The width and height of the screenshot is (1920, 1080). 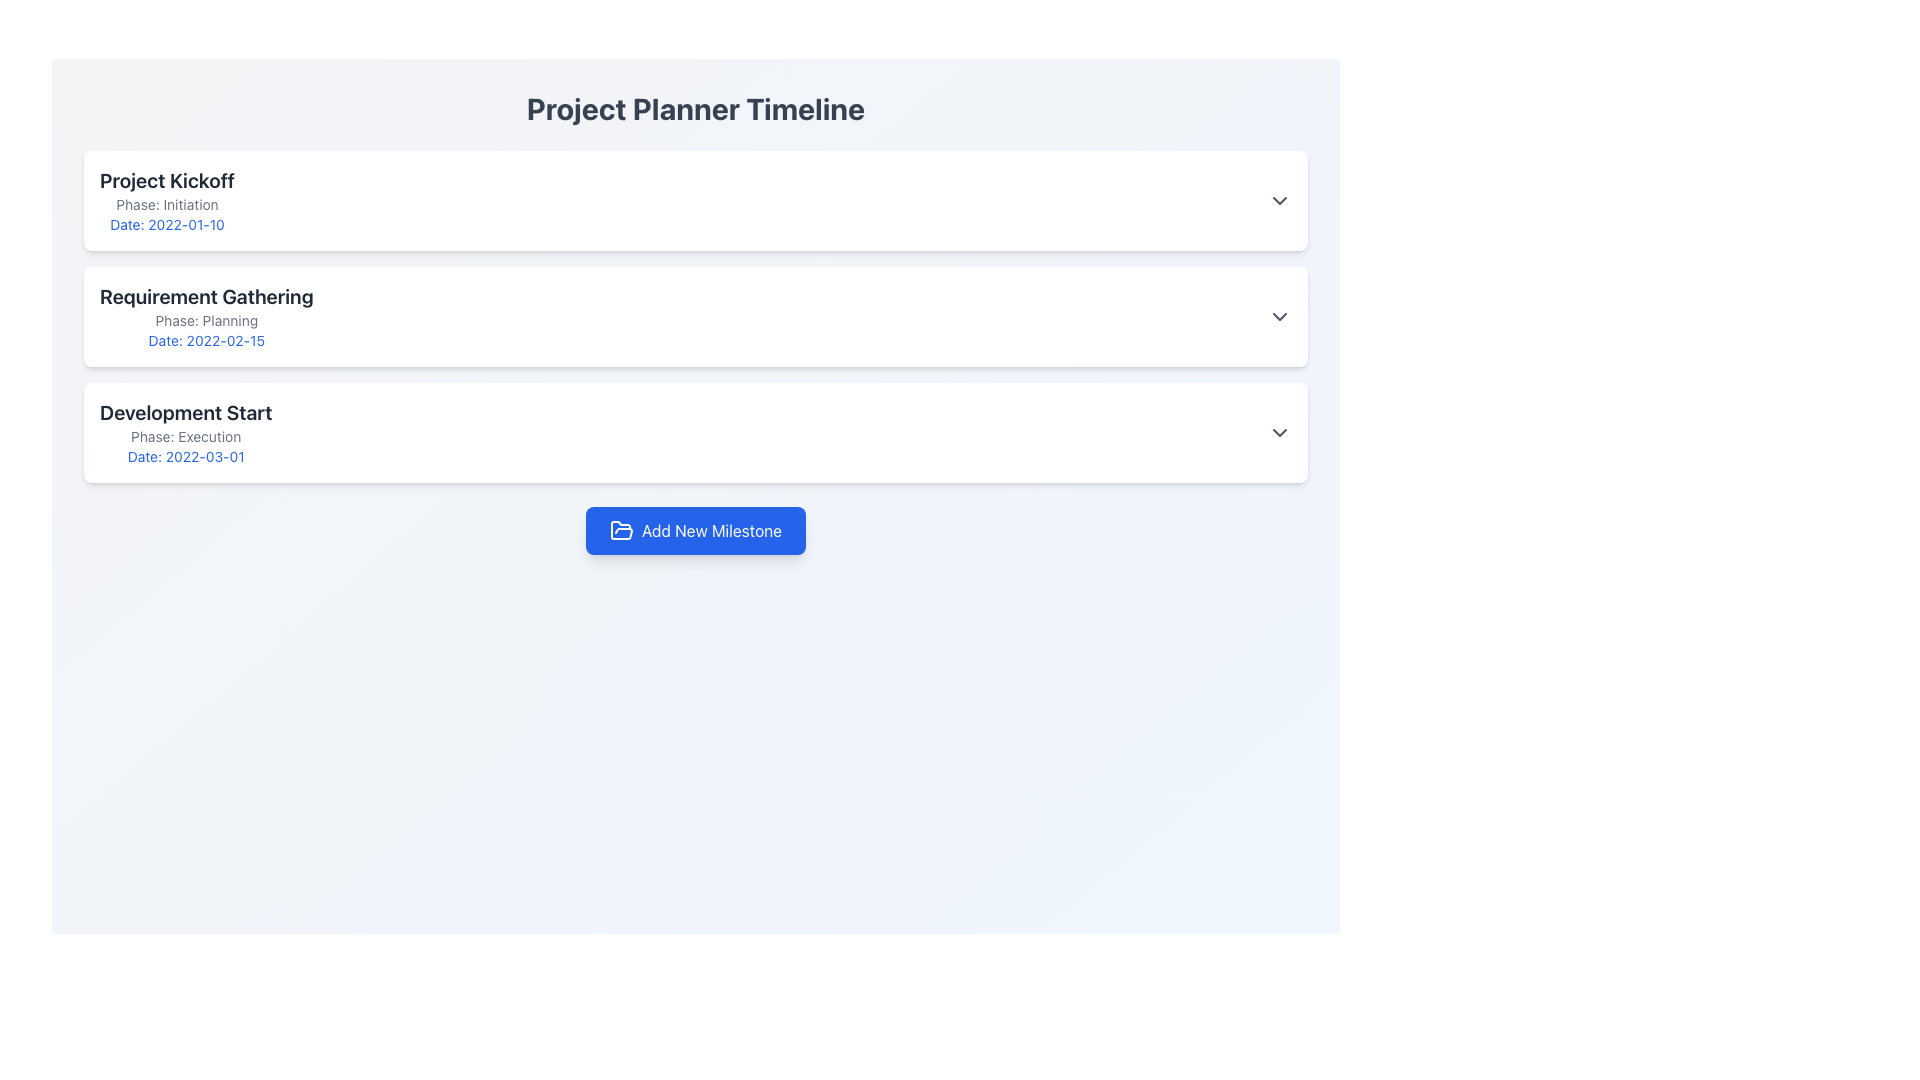 I want to click on the non-interactive text label displaying the date '2022-02-15' associated with the 'Requirement Gathering' milestone, so click(x=206, y=339).